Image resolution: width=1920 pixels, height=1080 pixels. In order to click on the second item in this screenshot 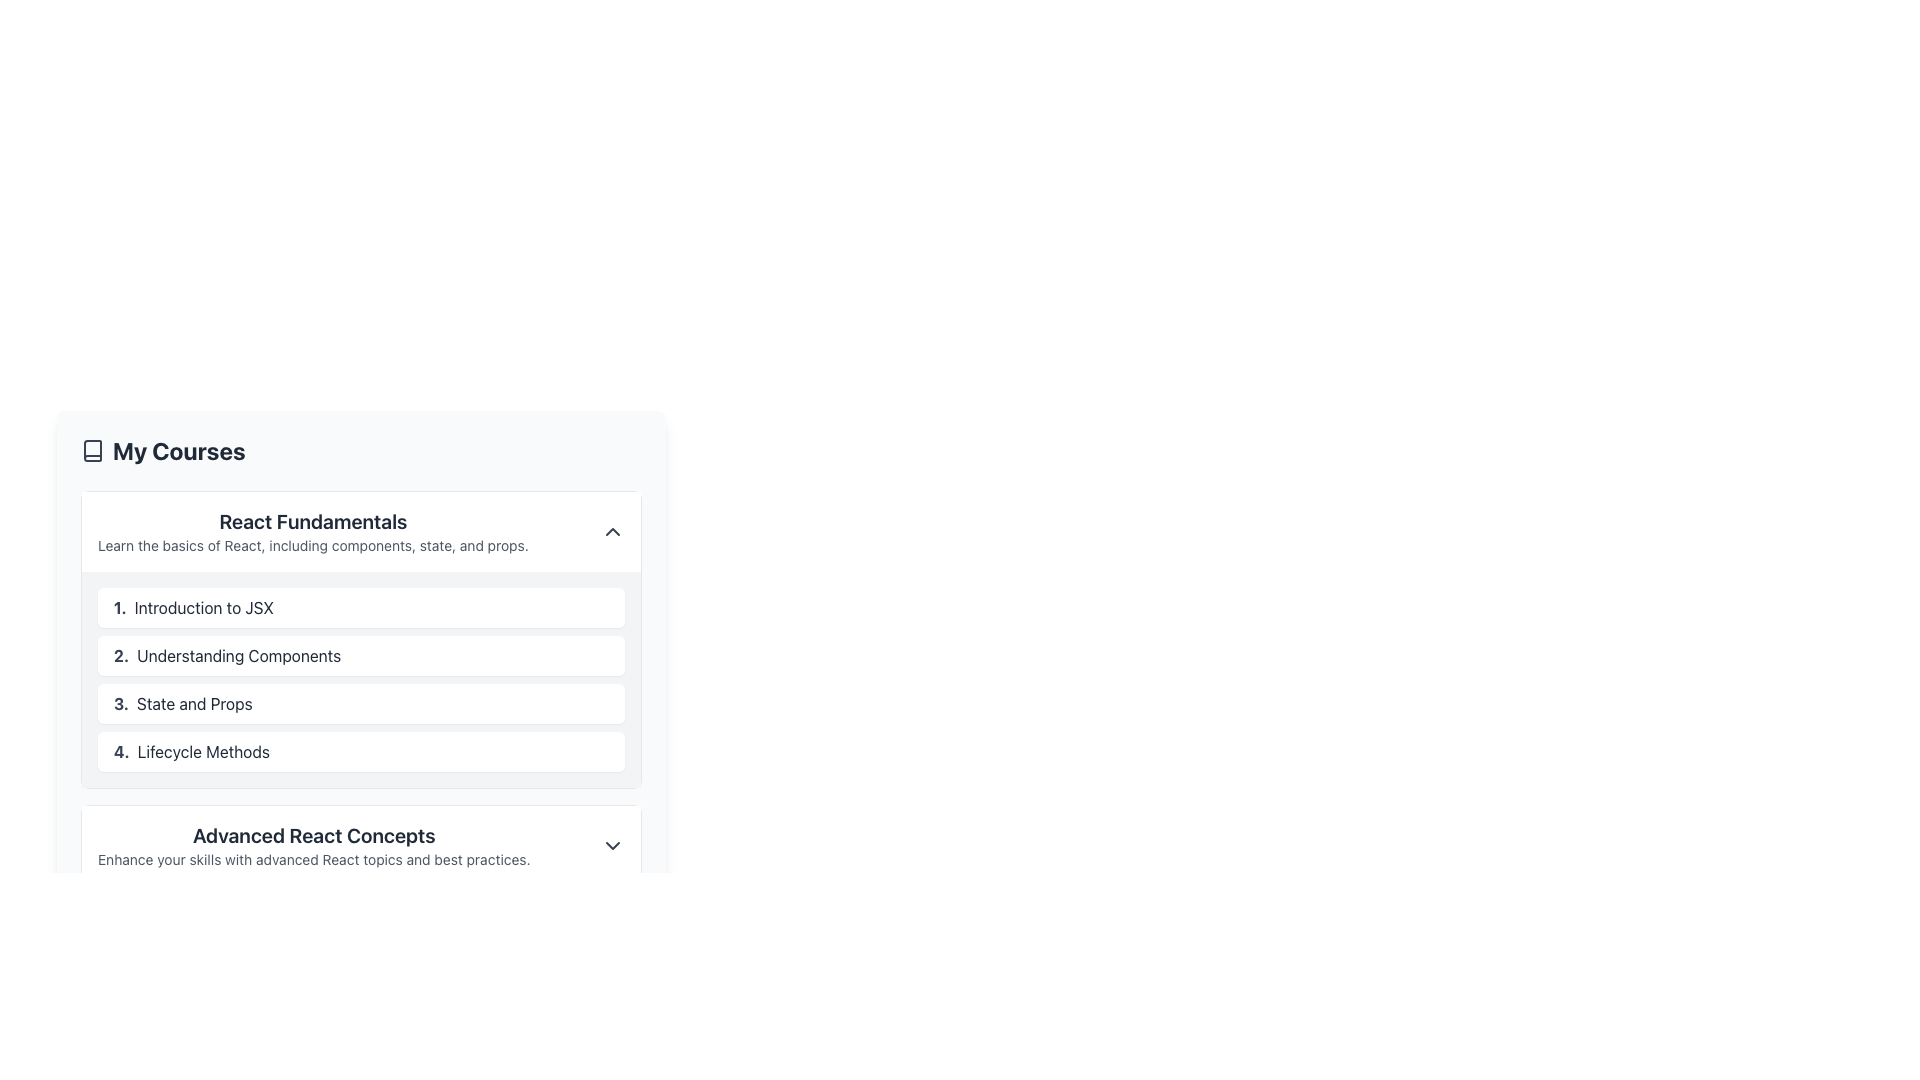, I will do `click(361, 640)`.